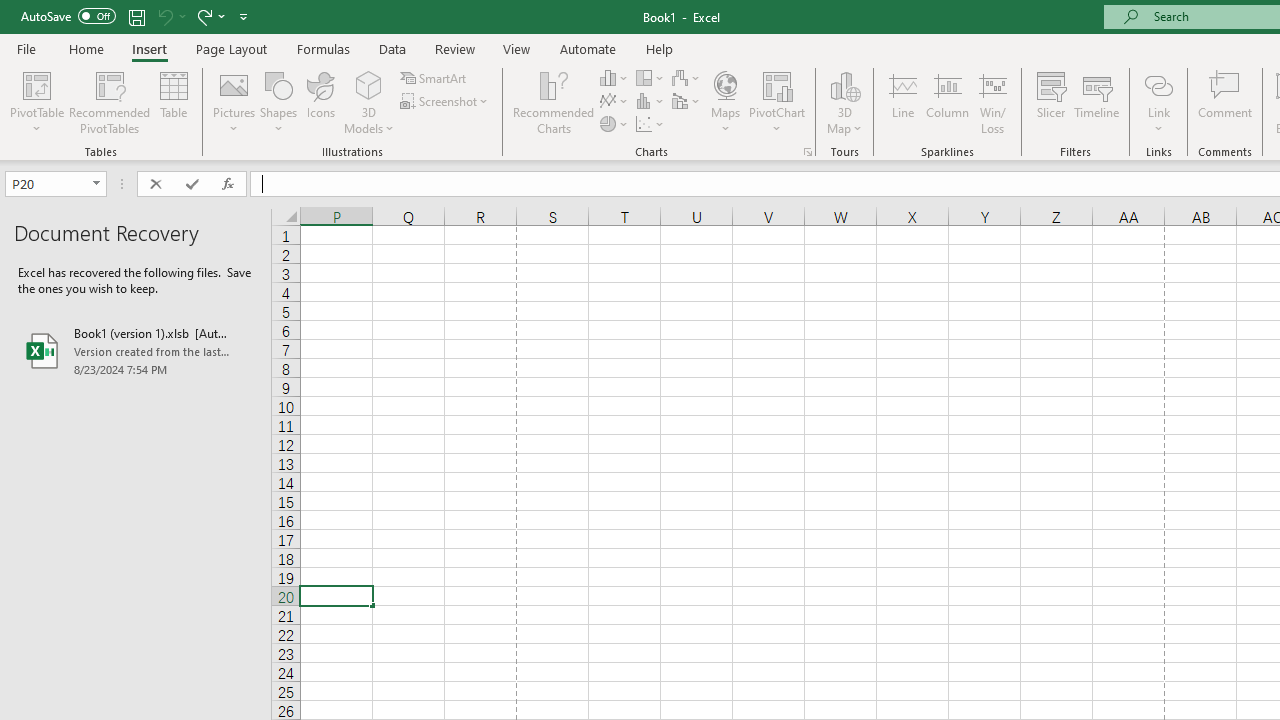 Image resolution: width=1280 pixels, height=720 pixels. What do you see at coordinates (170, 16) in the screenshot?
I see `'Undo'` at bounding box center [170, 16].